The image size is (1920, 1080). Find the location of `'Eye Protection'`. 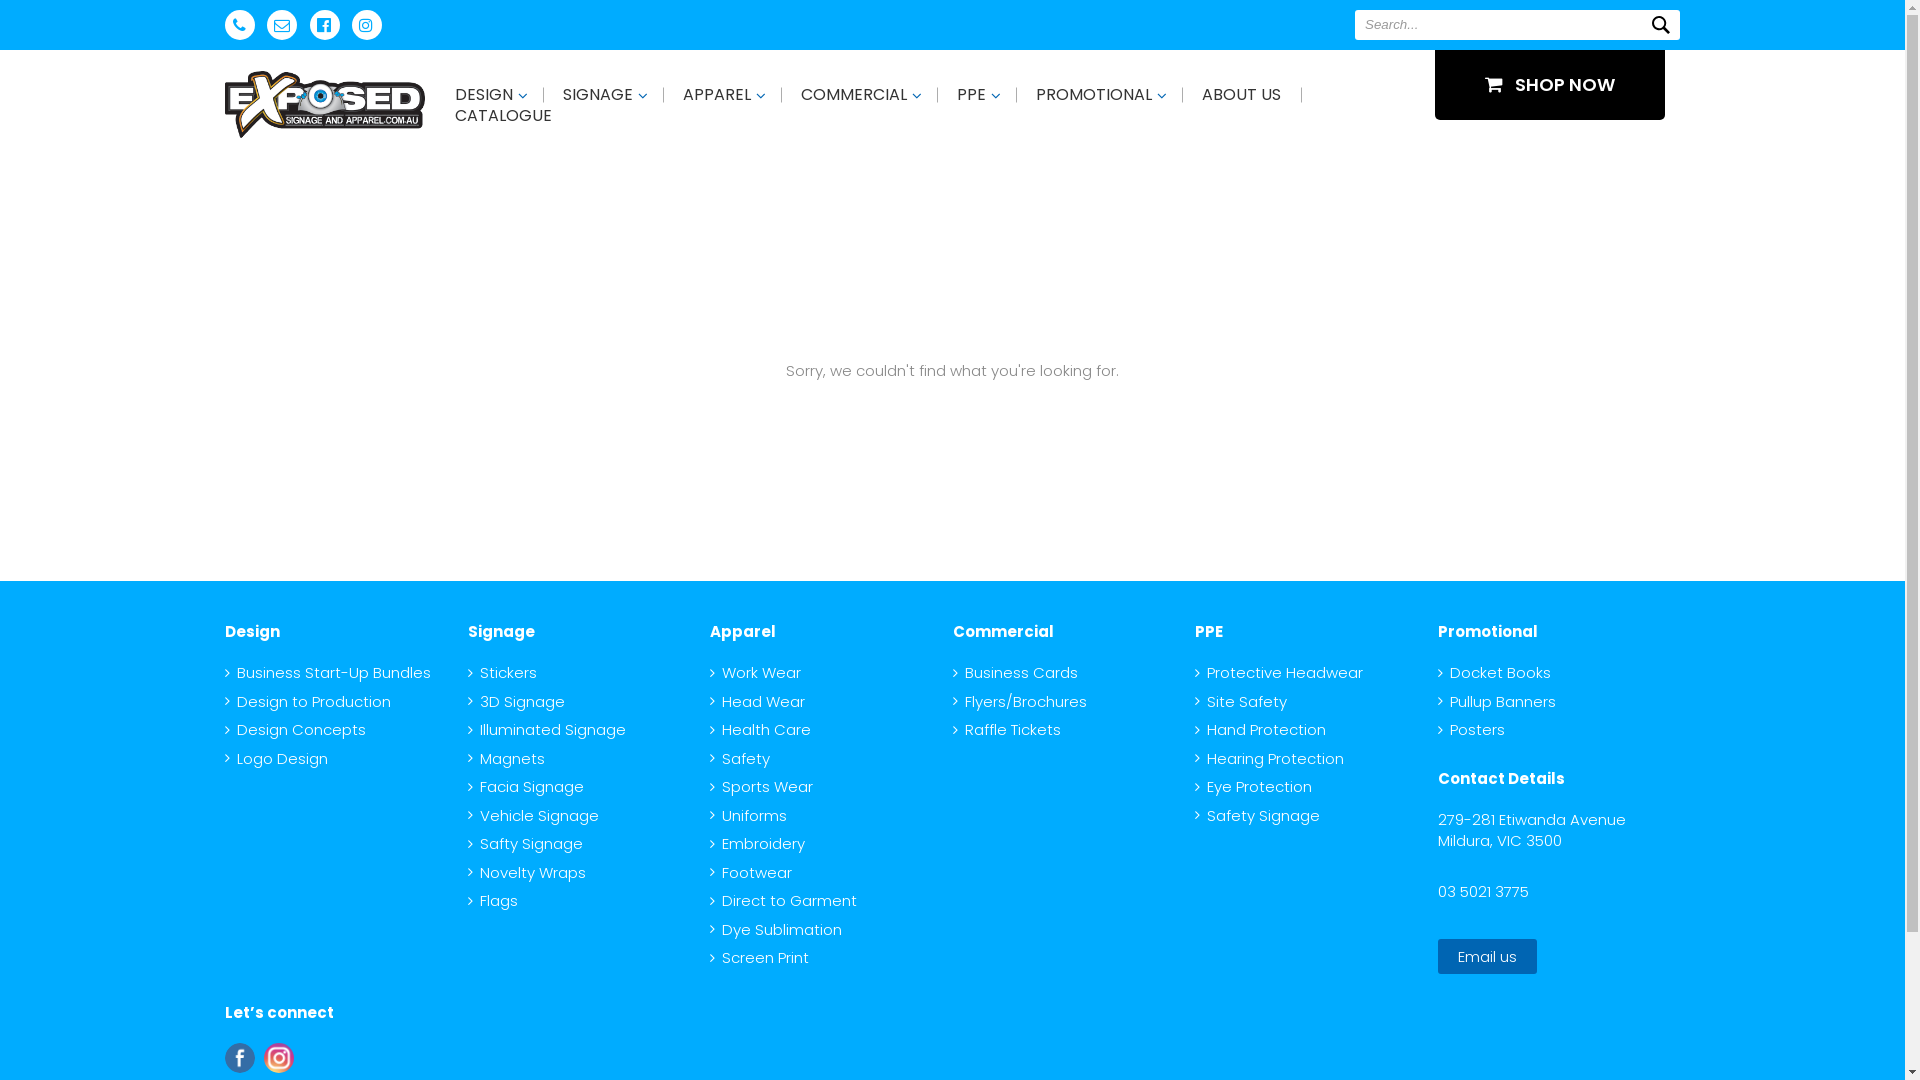

'Eye Protection' is located at coordinates (1195, 785).